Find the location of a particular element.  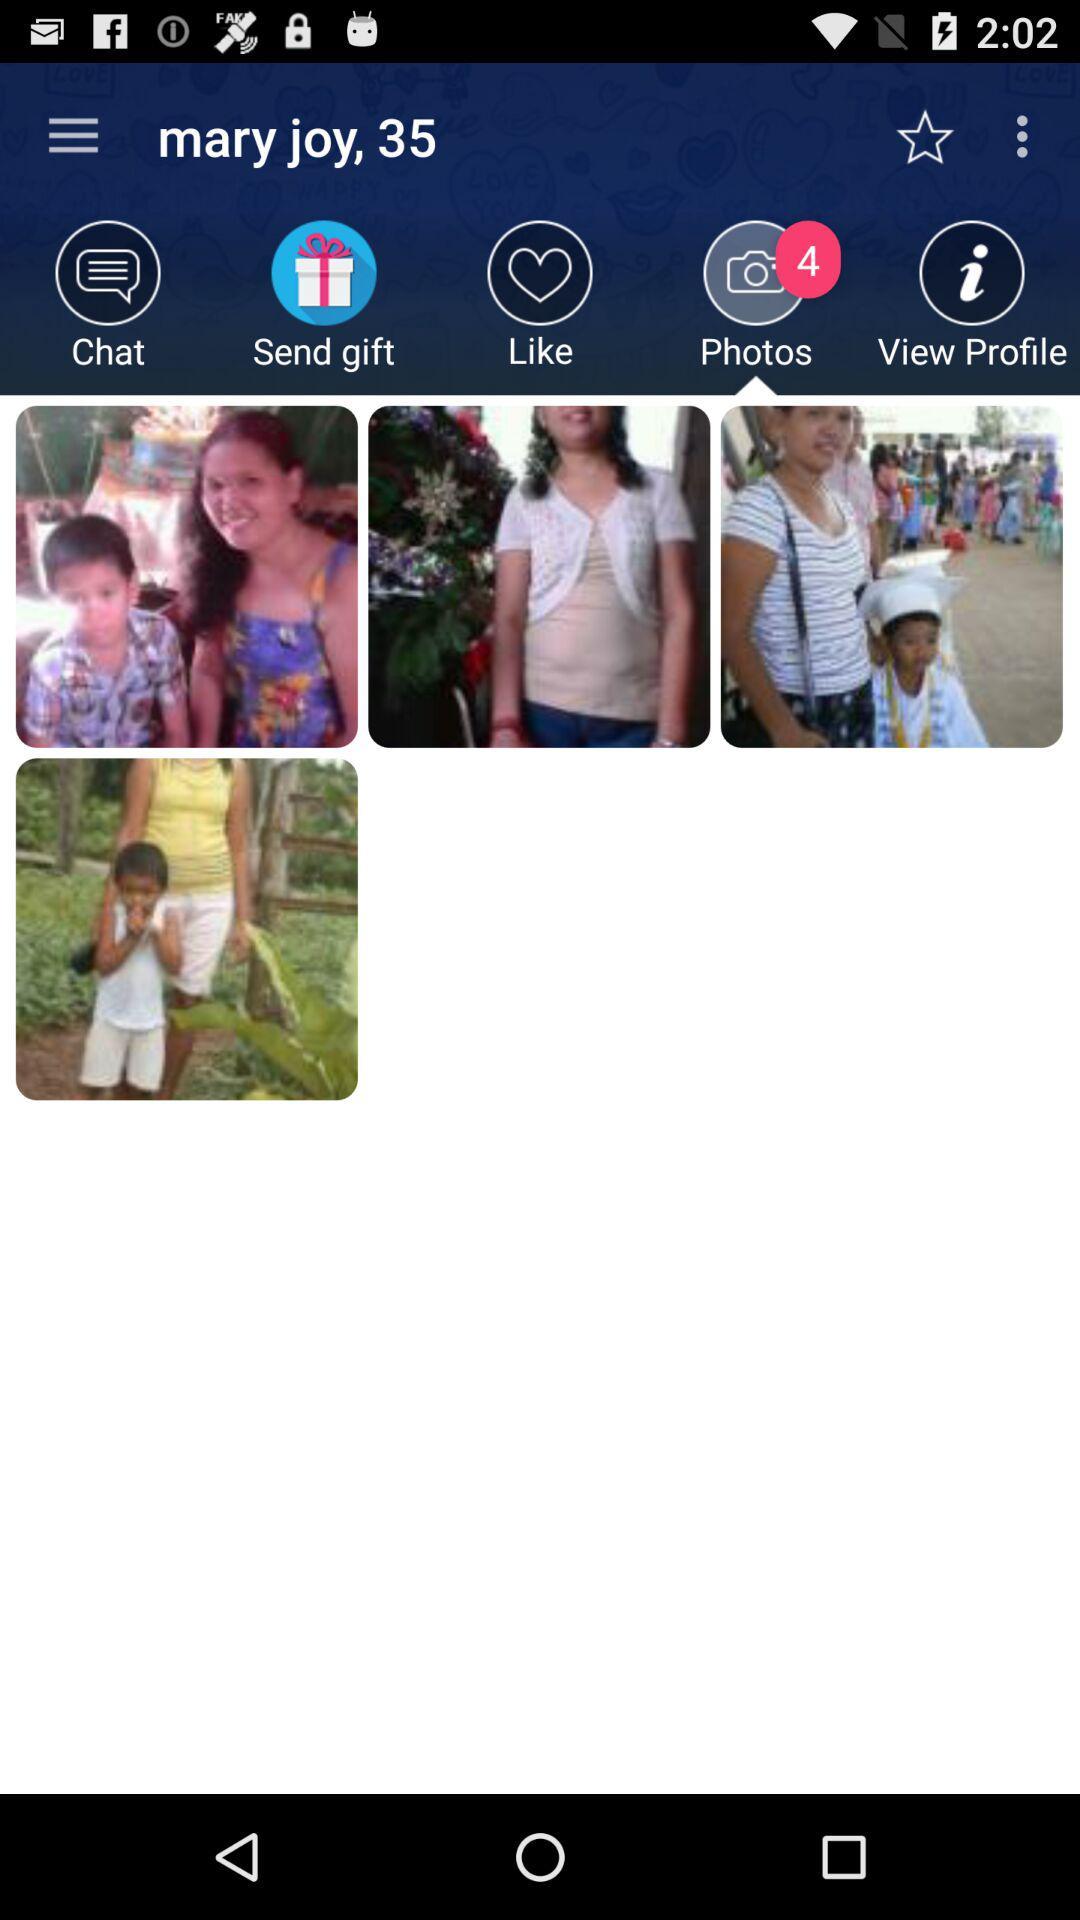

the chat icon is located at coordinates (108, 306).